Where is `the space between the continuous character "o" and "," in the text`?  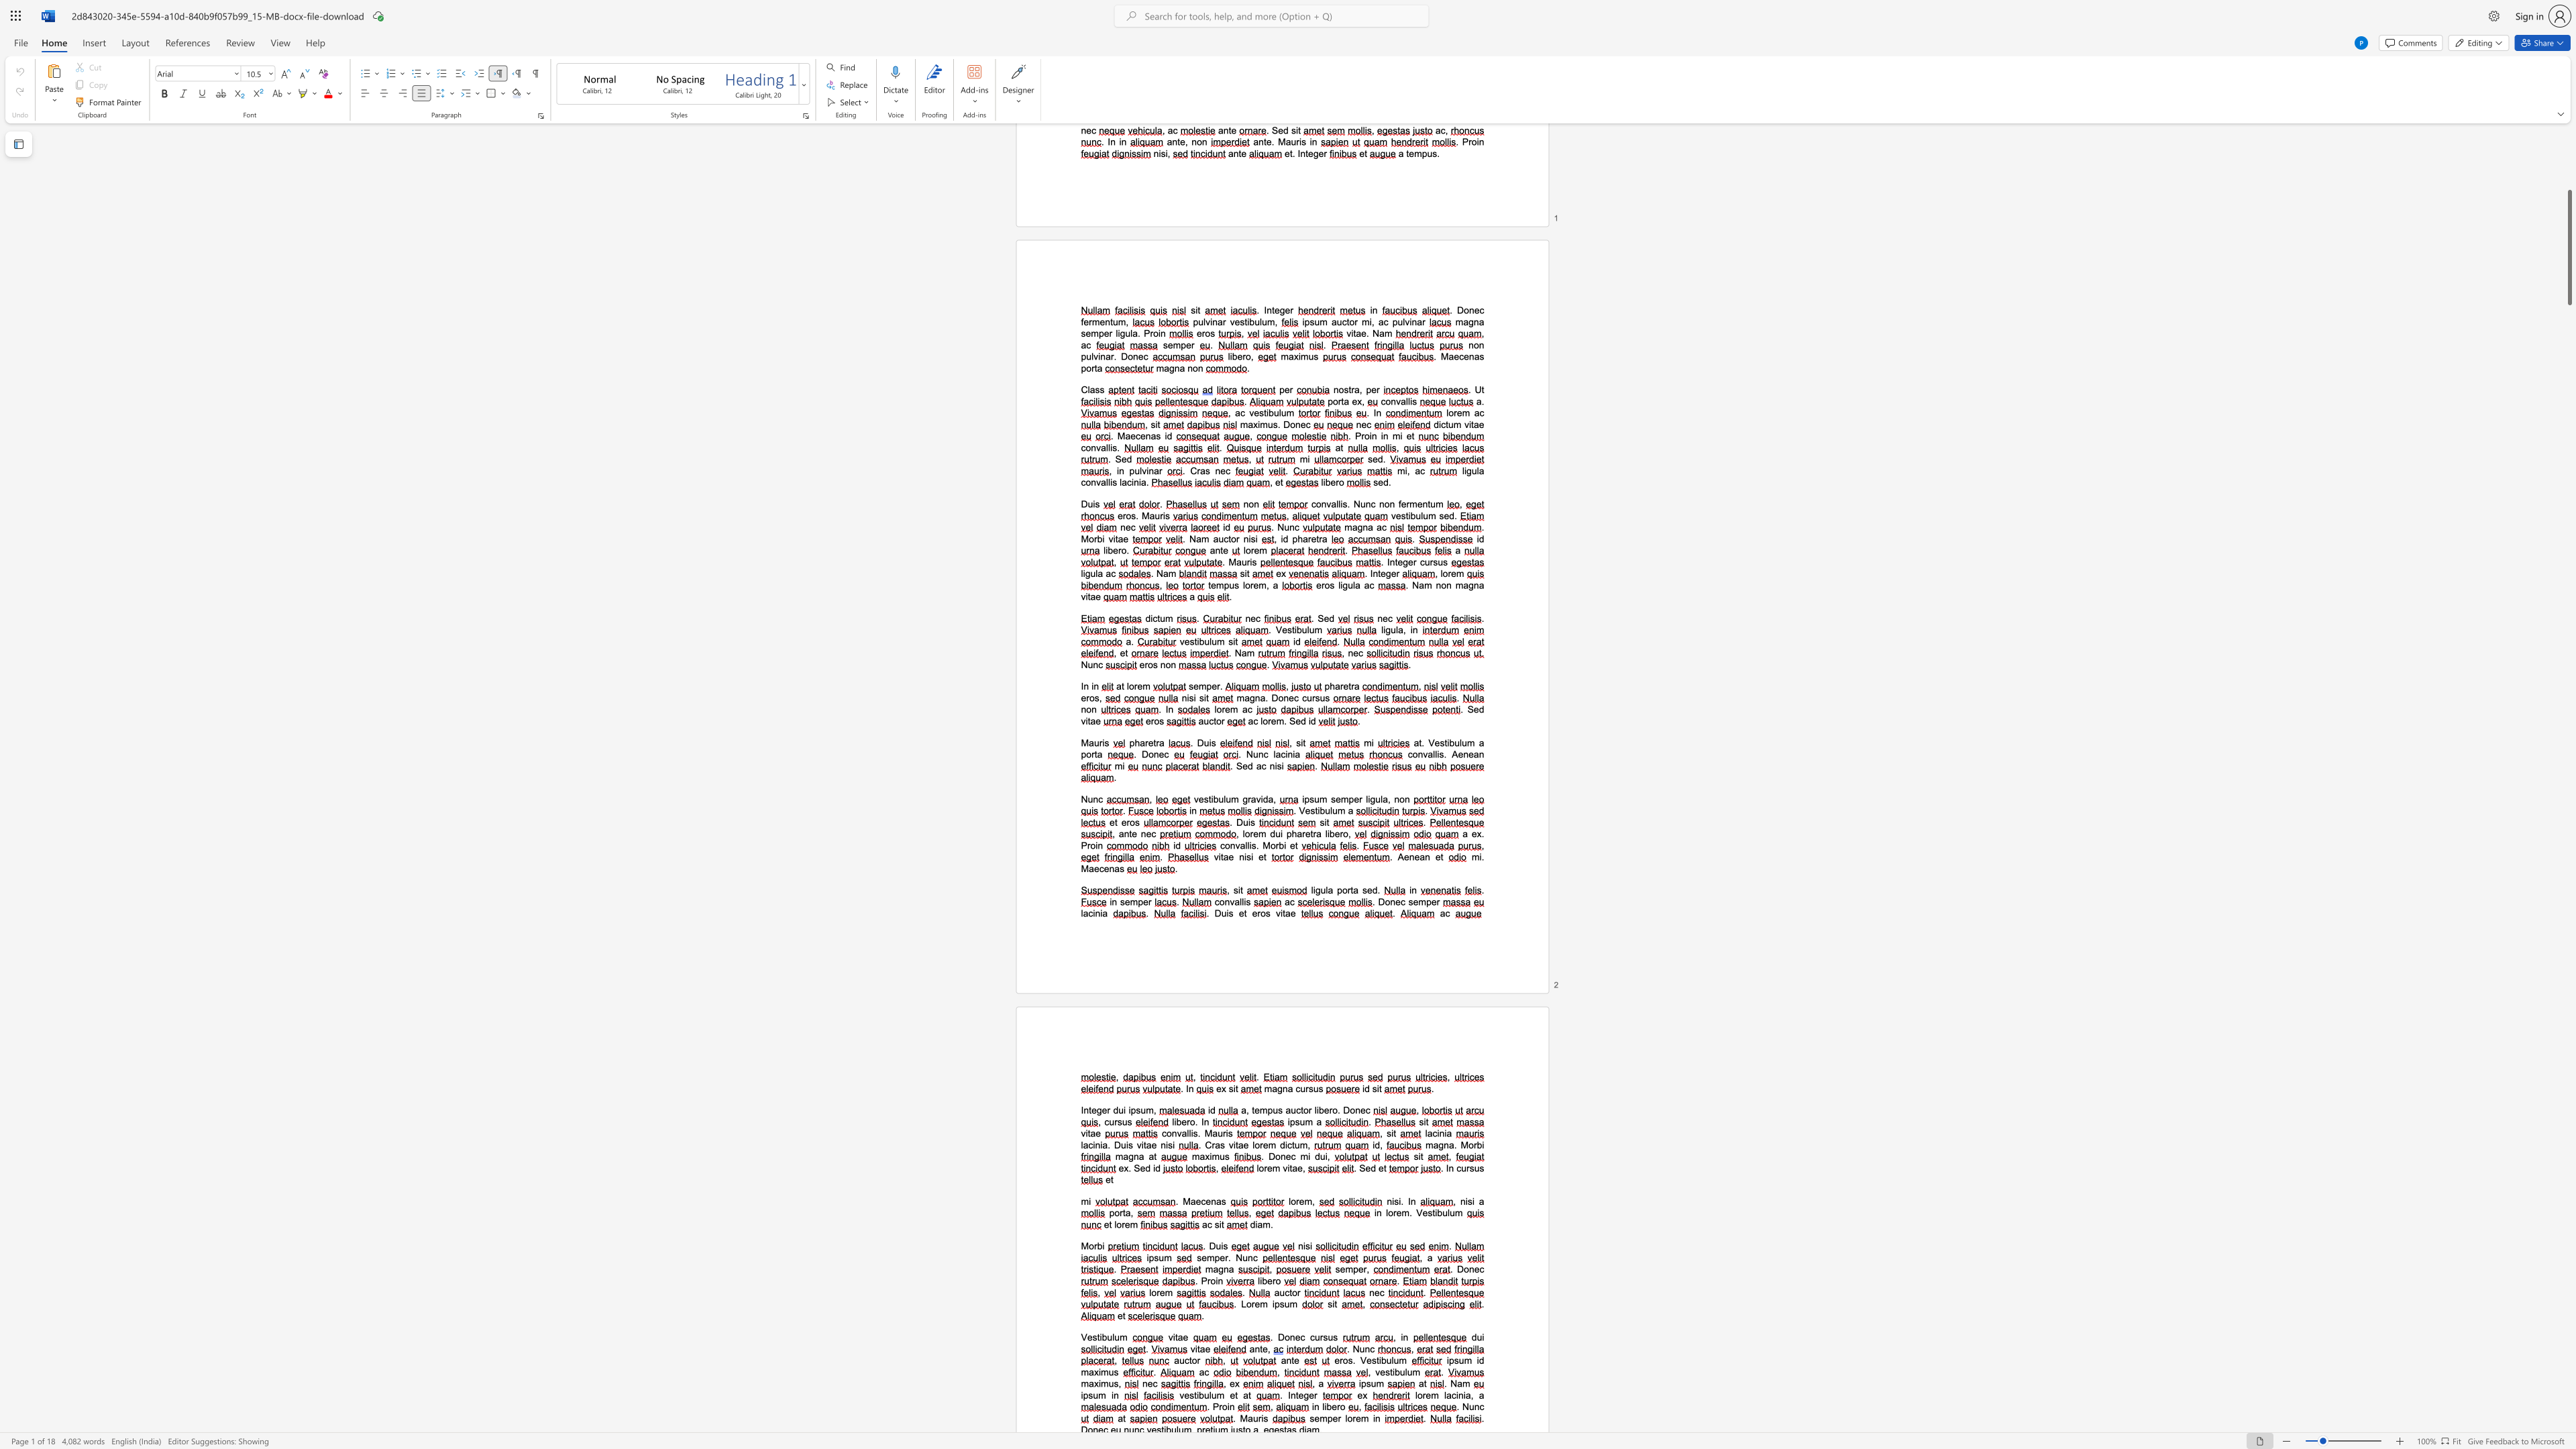 the space between the continuous character "o" and "," in the text is located at coordinates (1346, 833).